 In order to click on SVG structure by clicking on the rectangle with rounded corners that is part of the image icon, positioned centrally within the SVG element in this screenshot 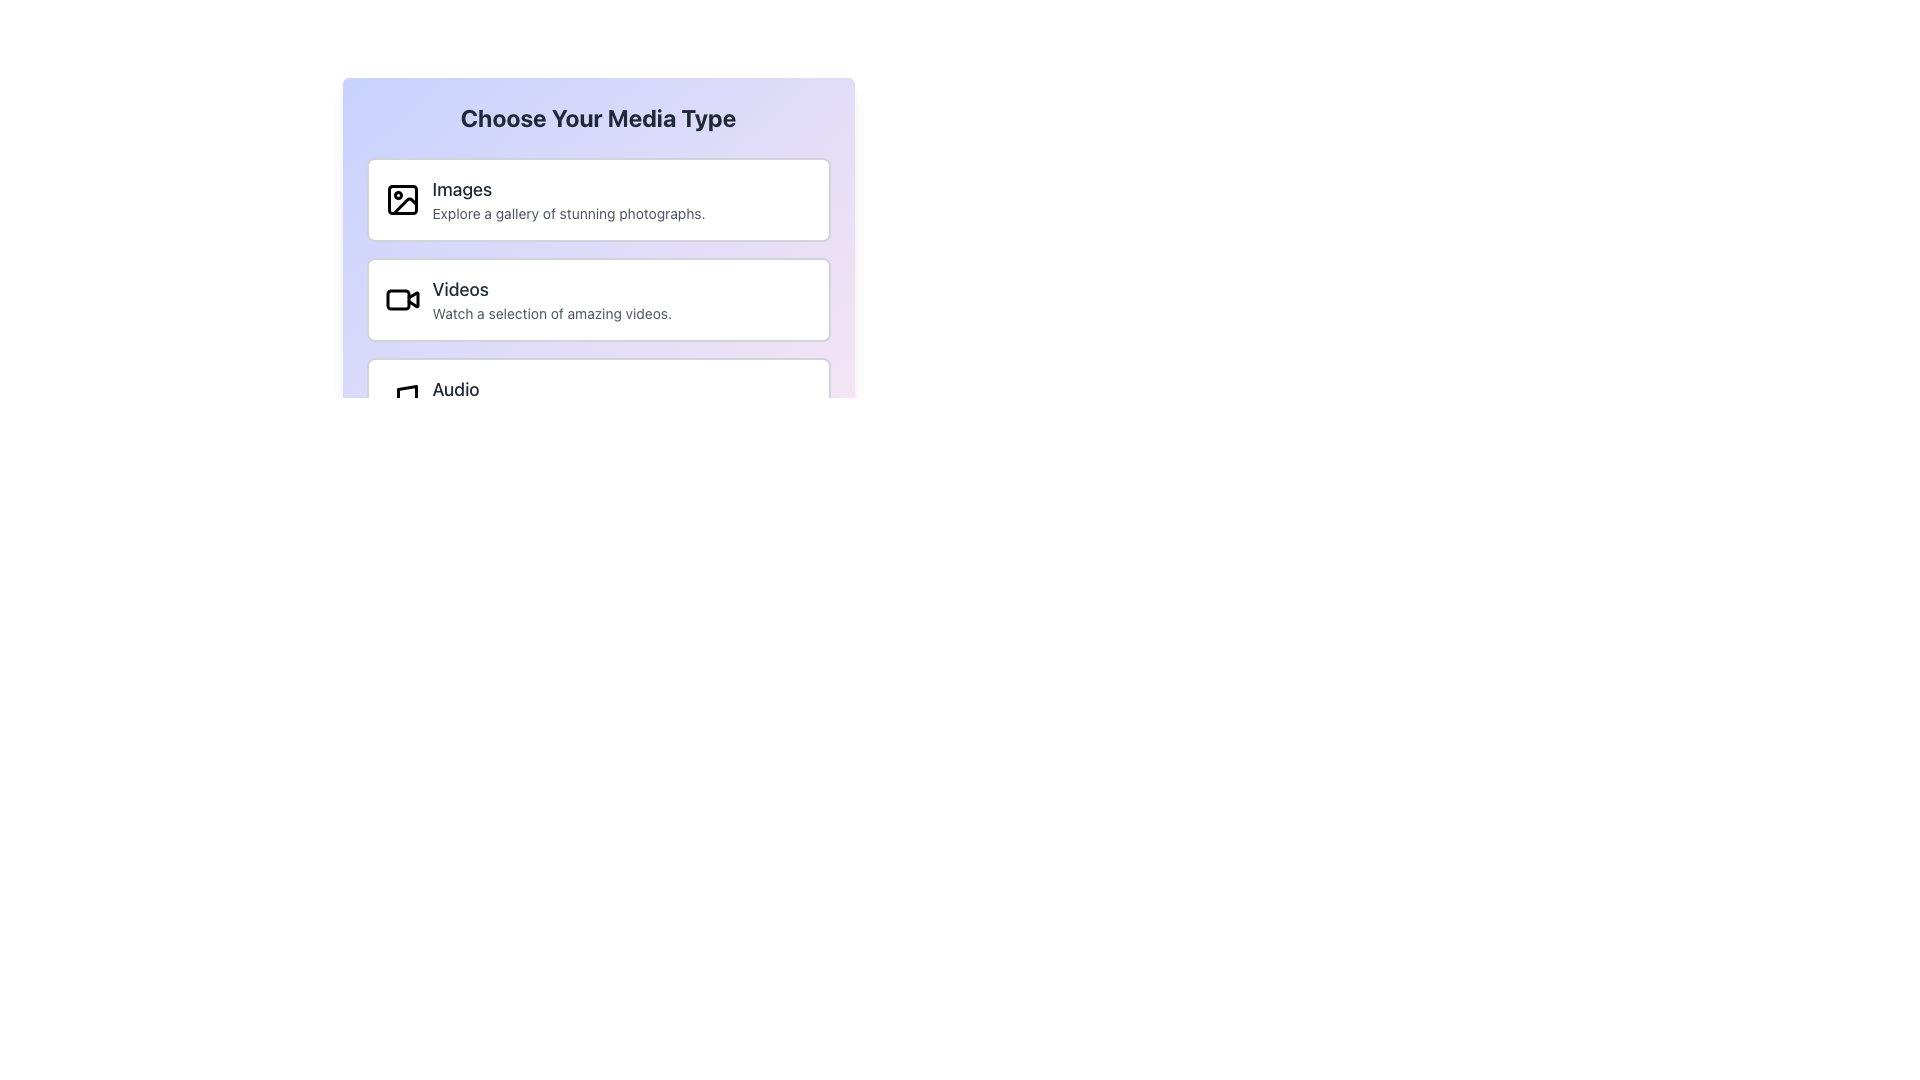, I will do `click(401, 200)`.